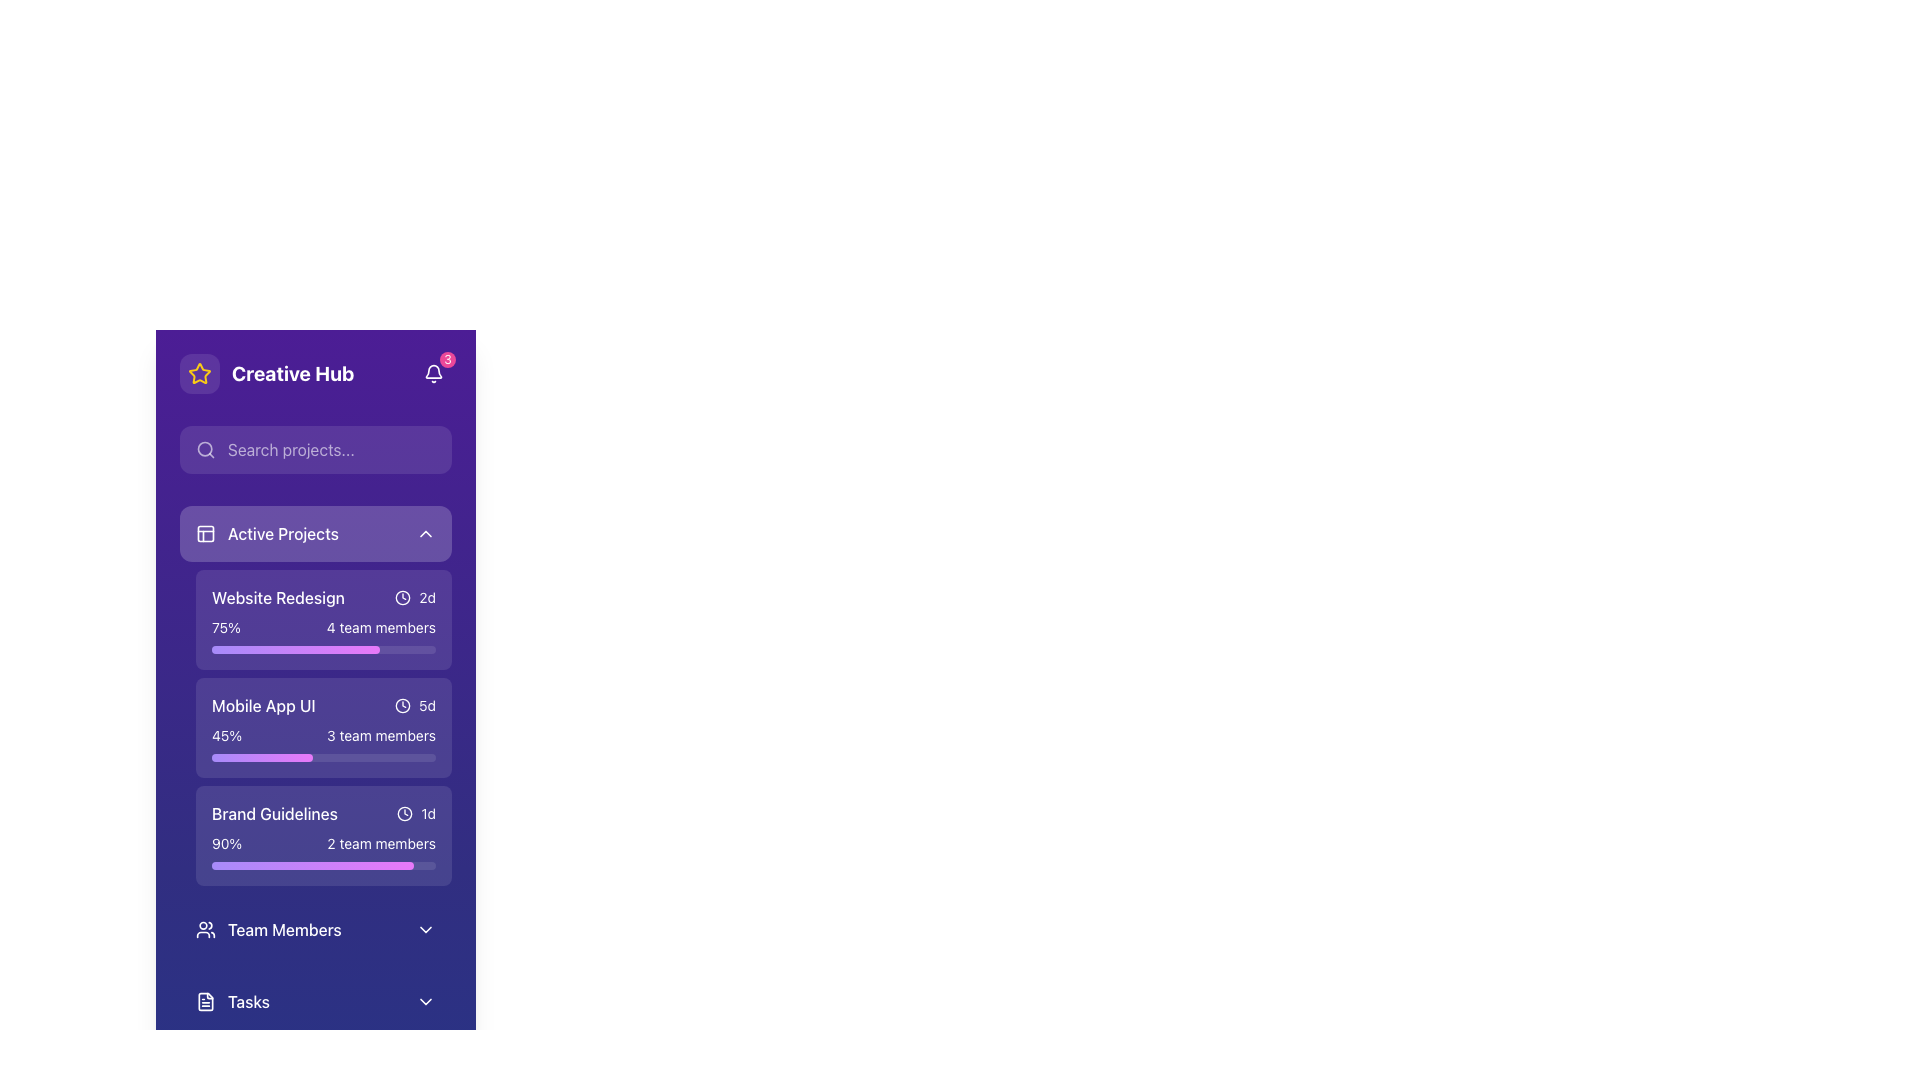 The height and width of the screenshot is (1080, 1920). What do you see at coordinates (266, 374) in the screenshot?
I see `the label located in the top-left corner of the interface, which serves as an identifier for the application or section` at bounding box center [266, 374].